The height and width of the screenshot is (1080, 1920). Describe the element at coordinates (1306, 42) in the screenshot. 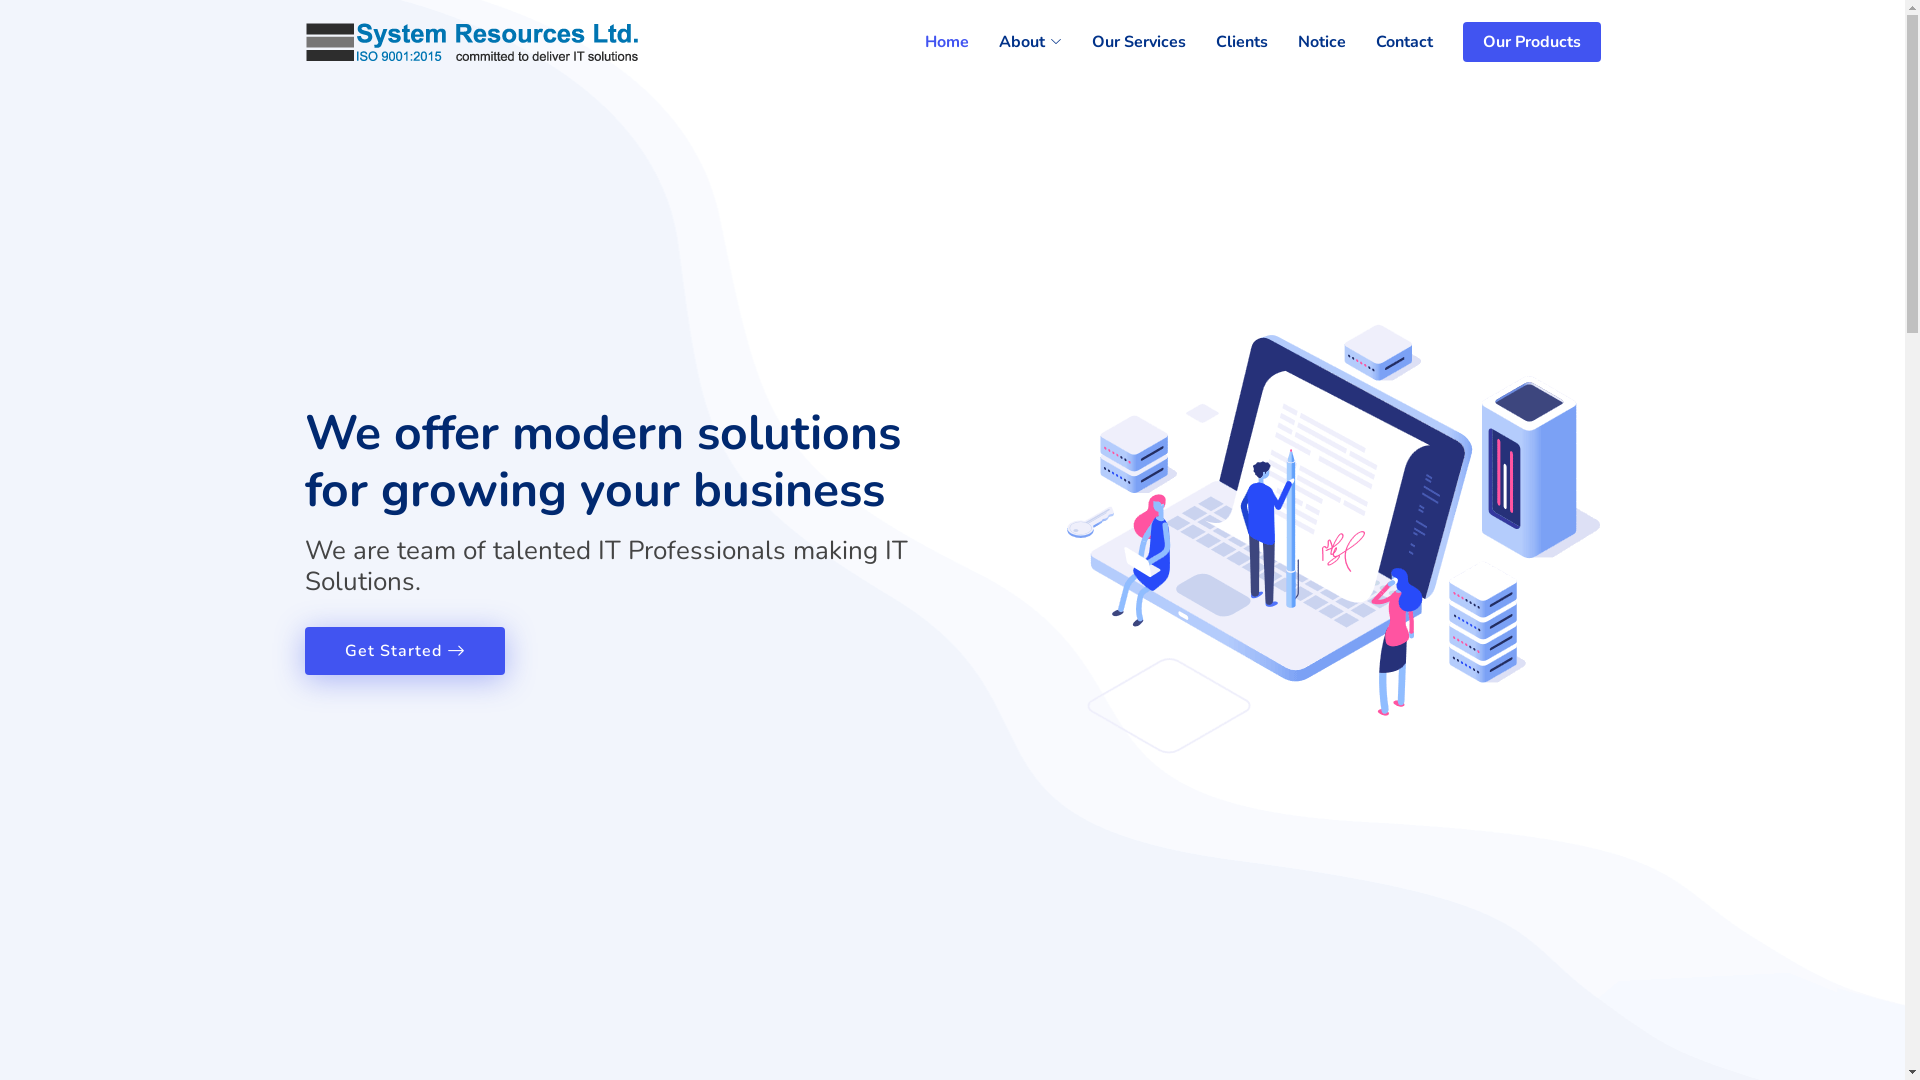

I see `'Notice'` at that location.